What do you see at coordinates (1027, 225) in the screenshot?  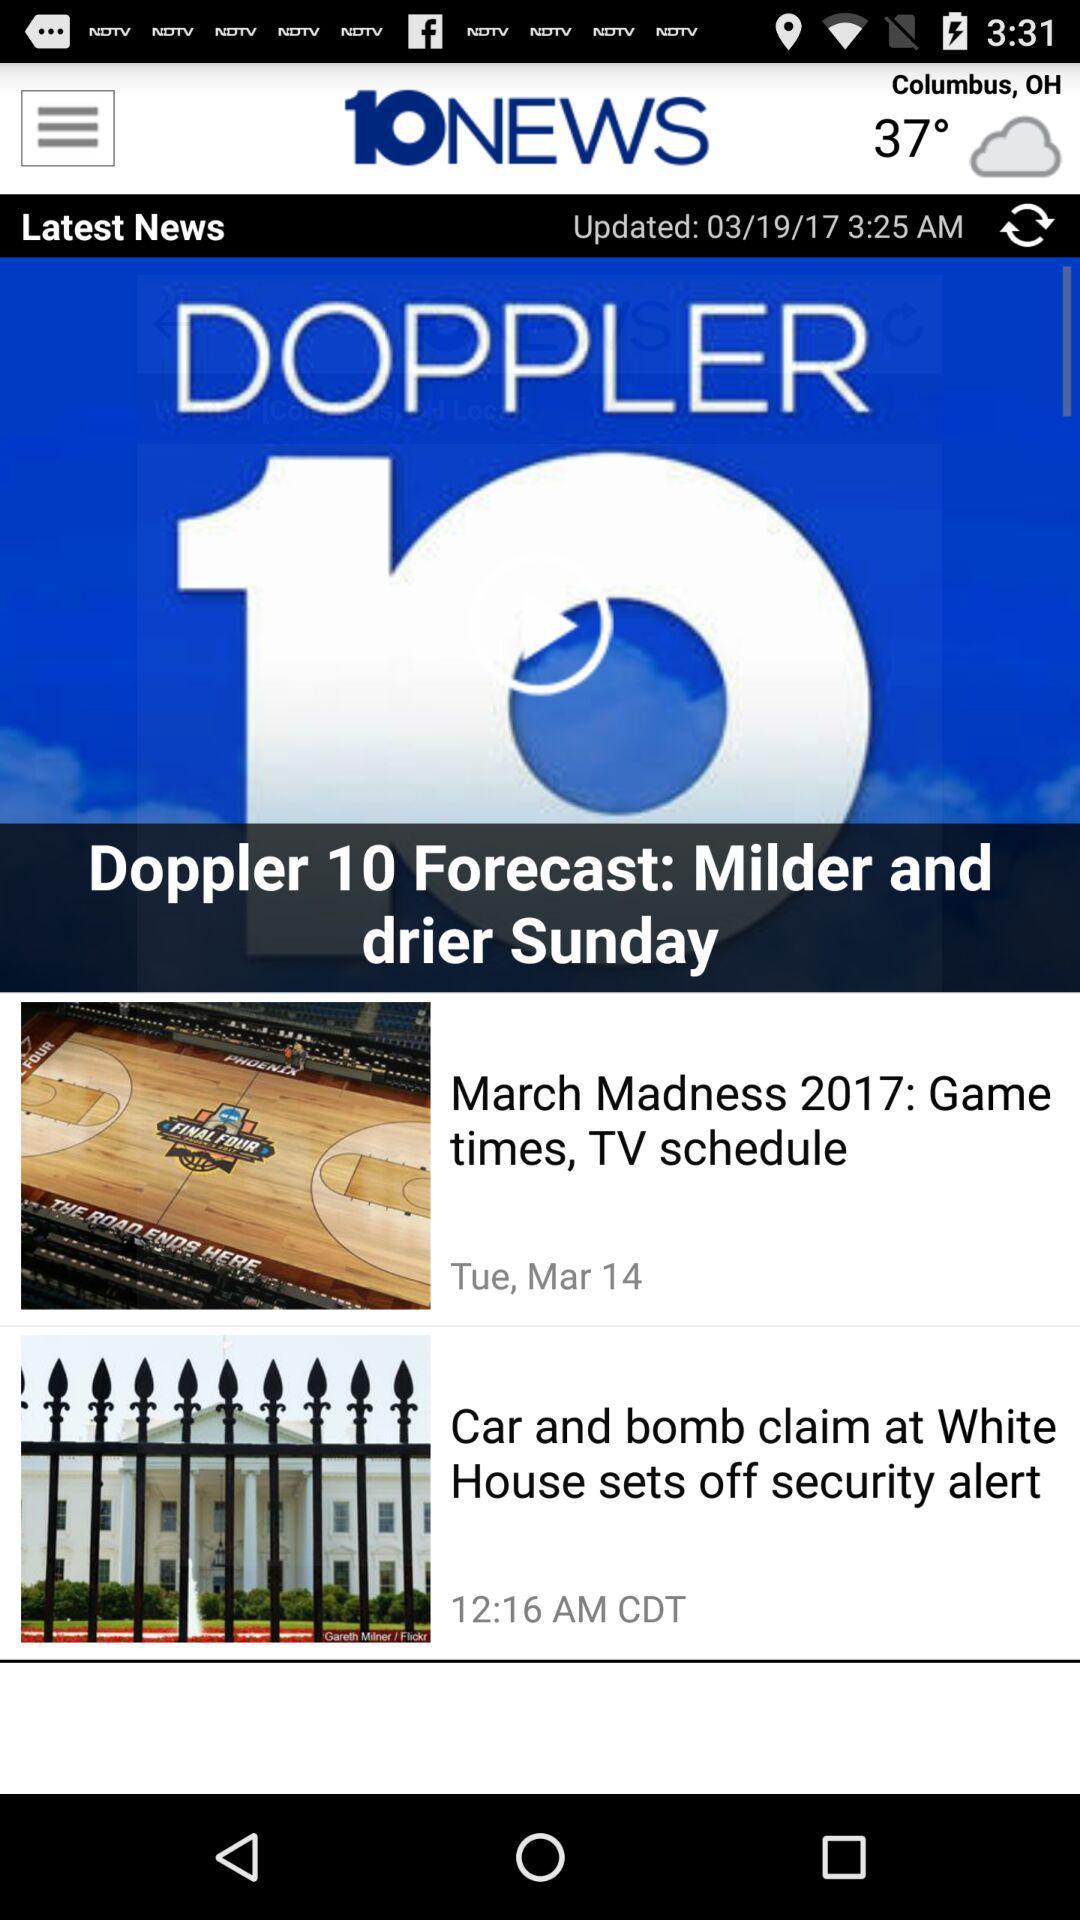 I see `go to` at bounding box center [1027, 225].